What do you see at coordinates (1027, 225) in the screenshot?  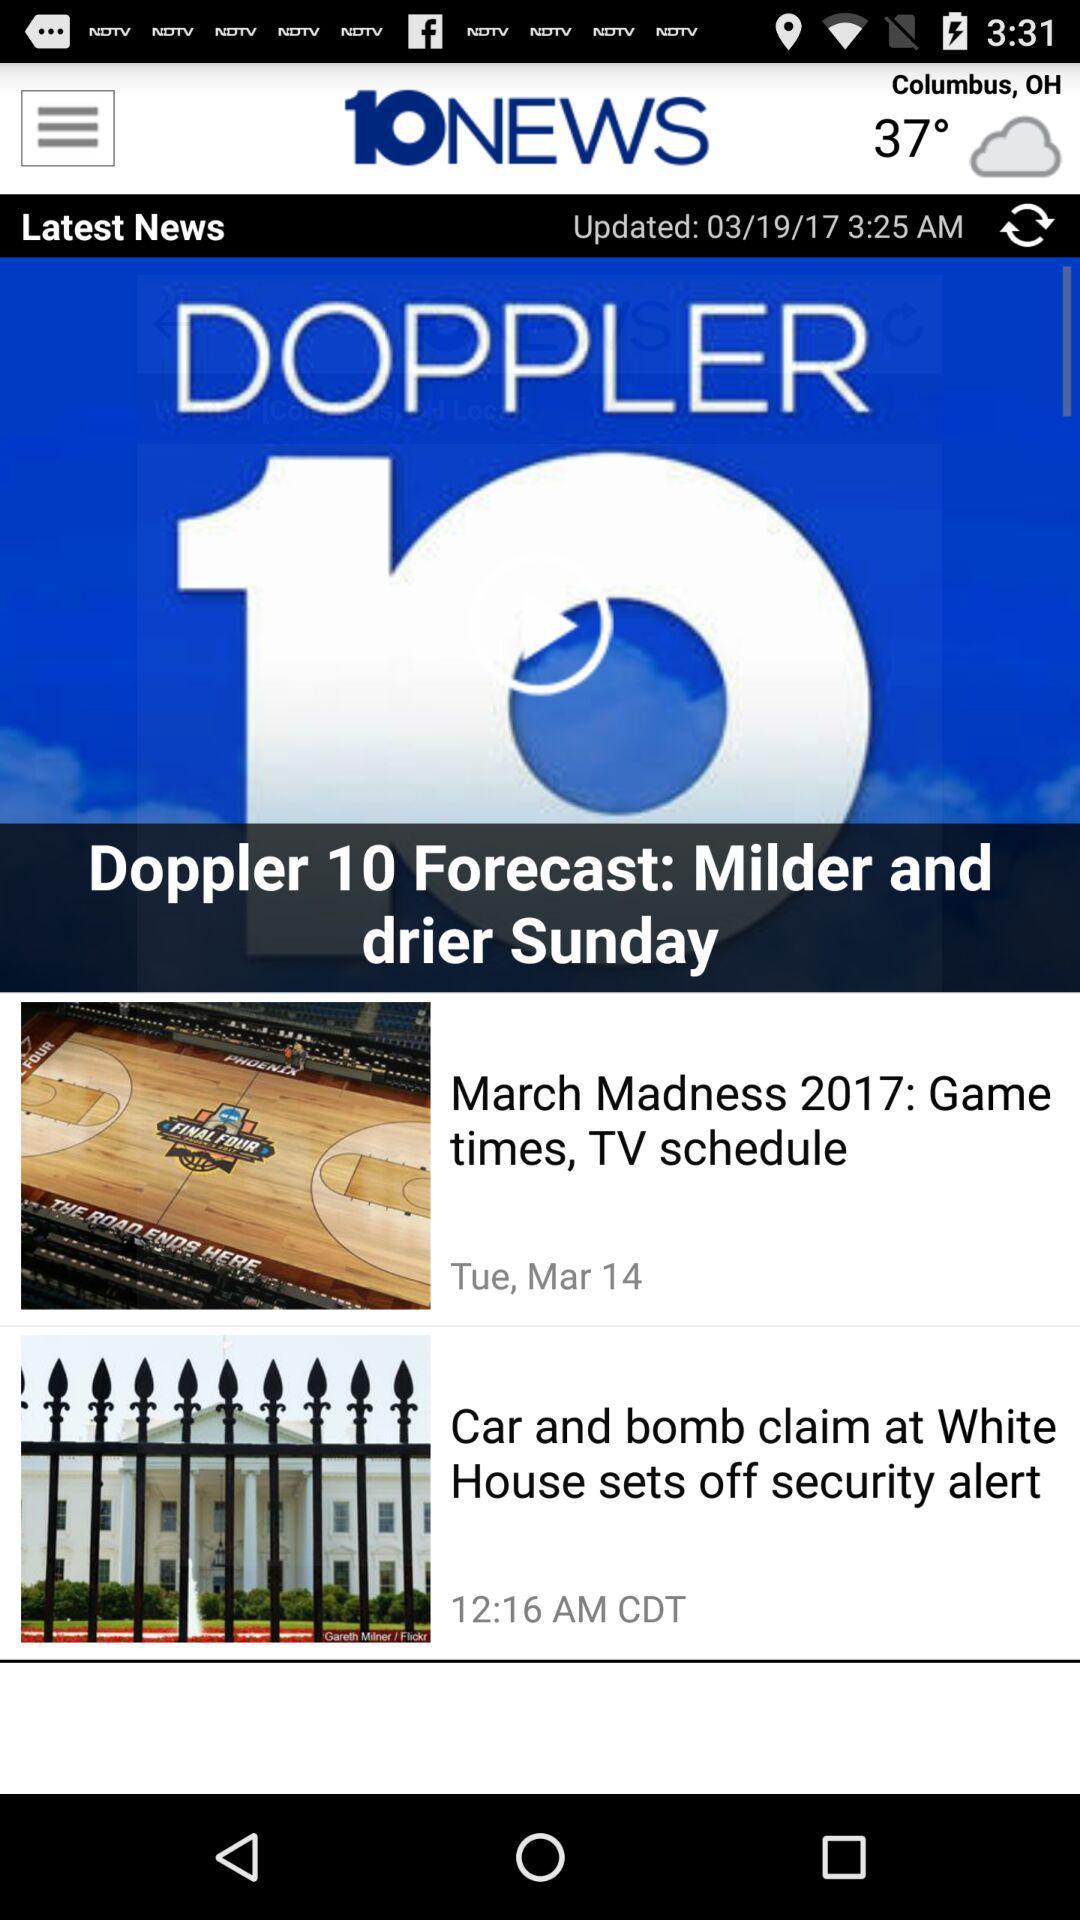 I see `go to` at bounding box center [1027, 225].